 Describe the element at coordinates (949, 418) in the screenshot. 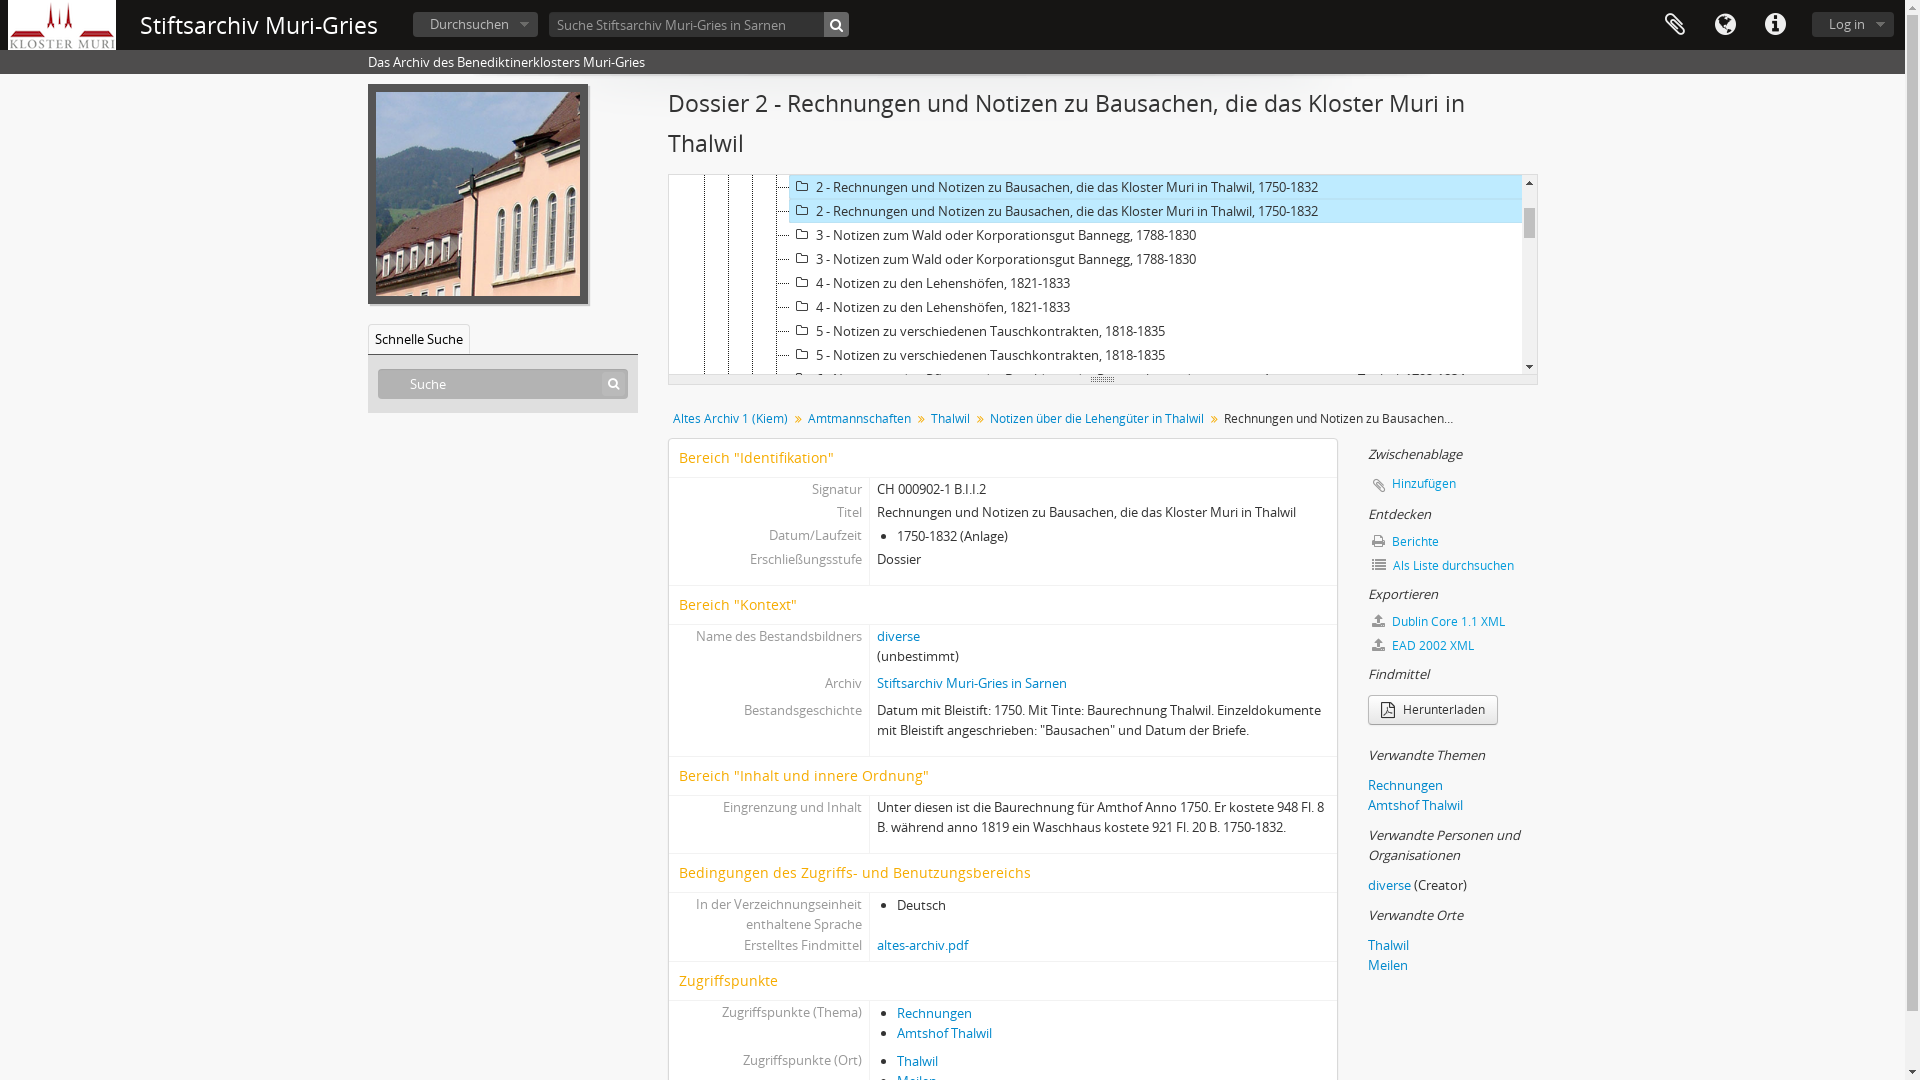

I see `'Thalwil'` at that location.